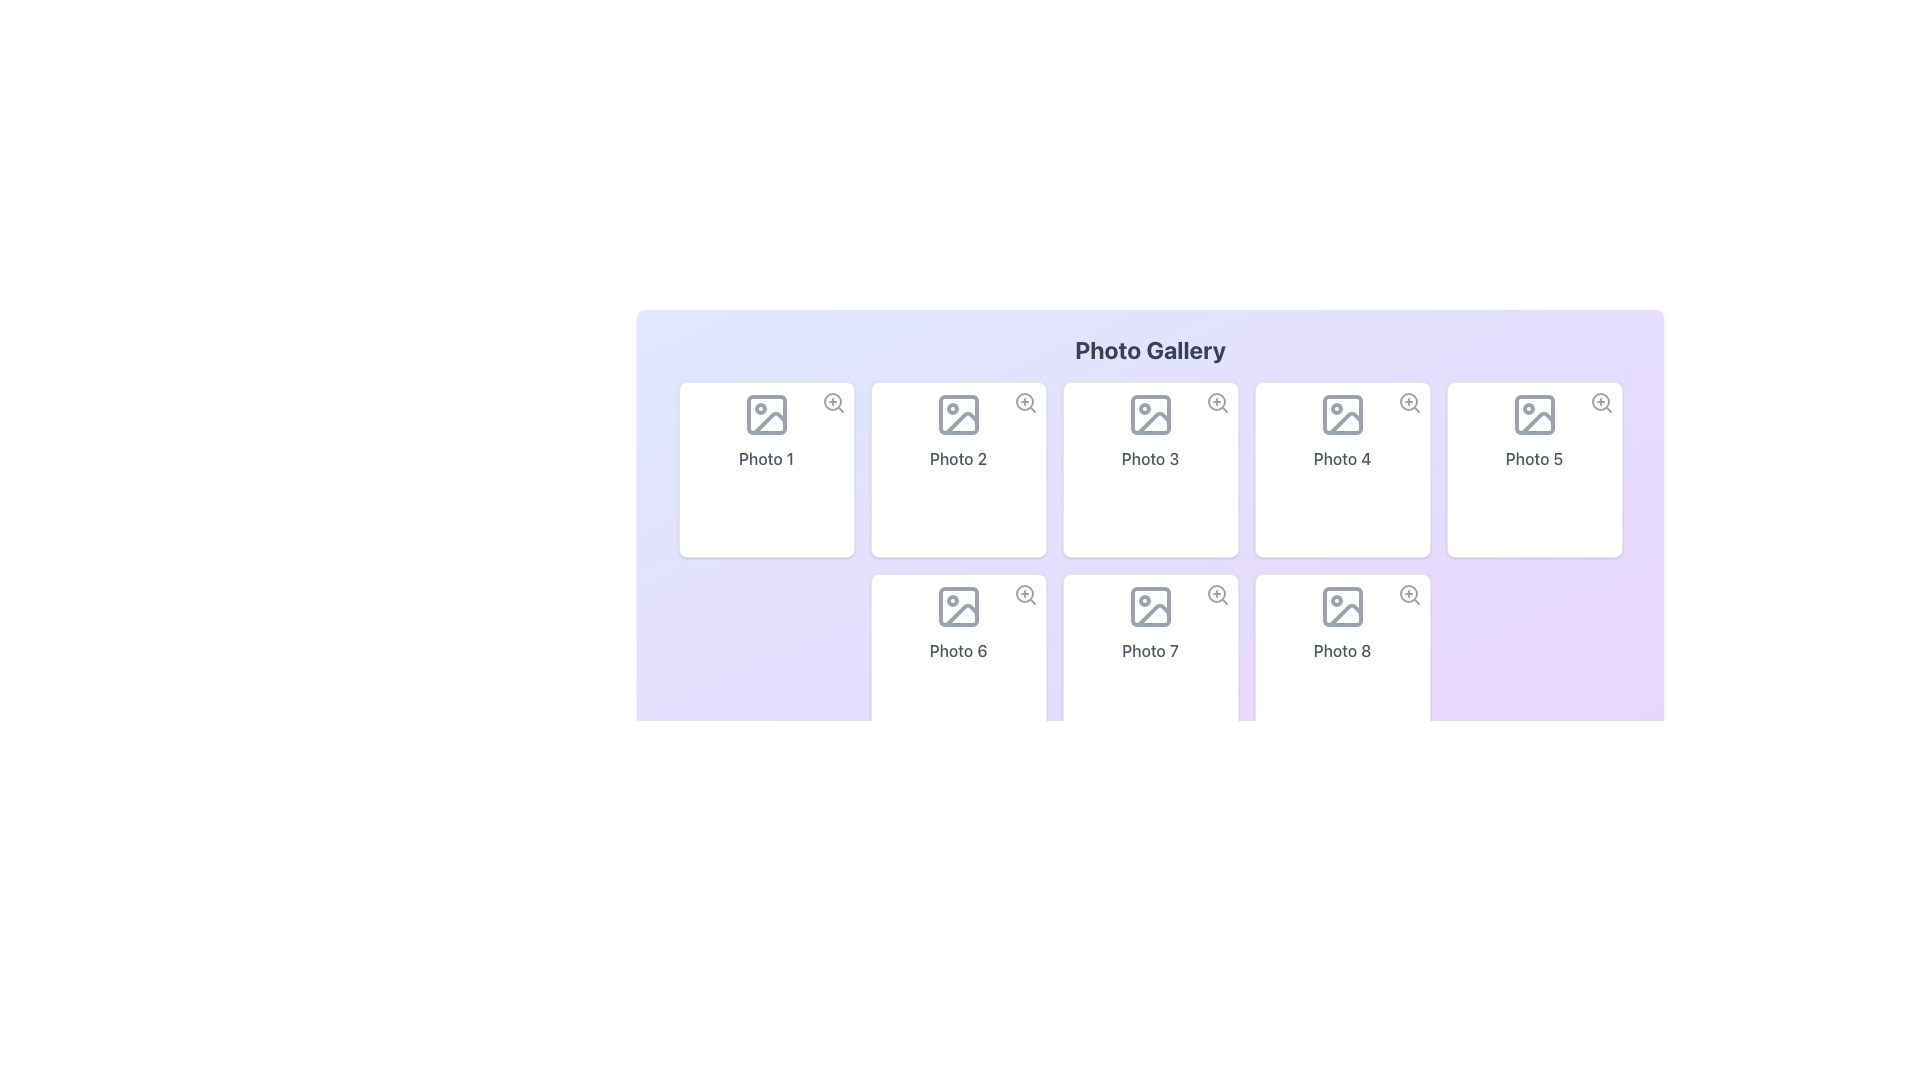  What do you see at coordinates (1215, 401) in the screenshot?
I see `the circular visual component representing the lens of the magnifying glass icon within the 'Photo 3' card` at bounding box center [1215, 401].